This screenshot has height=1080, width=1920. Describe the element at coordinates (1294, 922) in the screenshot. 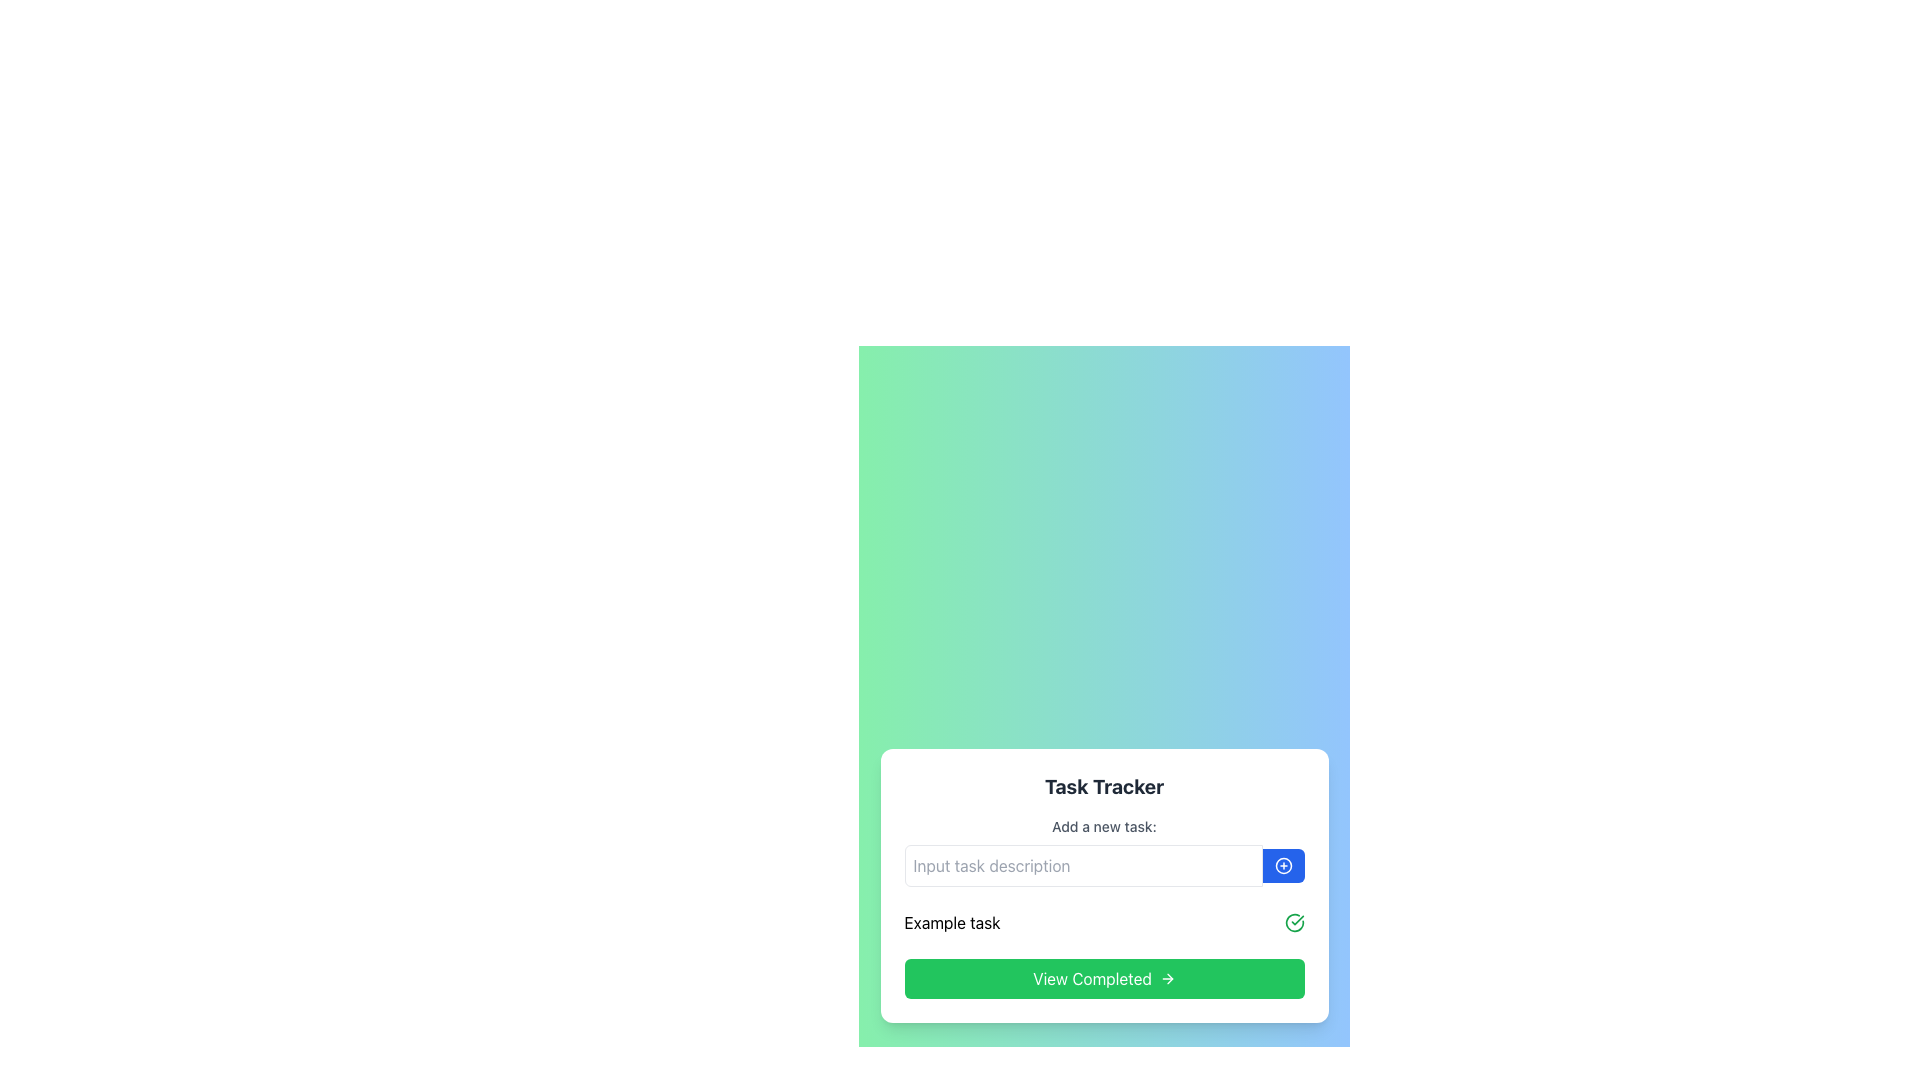

I see `the status of the green checkmark circle icon located on the far right side of the horizontal group containing the task label 'Example task'` at that location.